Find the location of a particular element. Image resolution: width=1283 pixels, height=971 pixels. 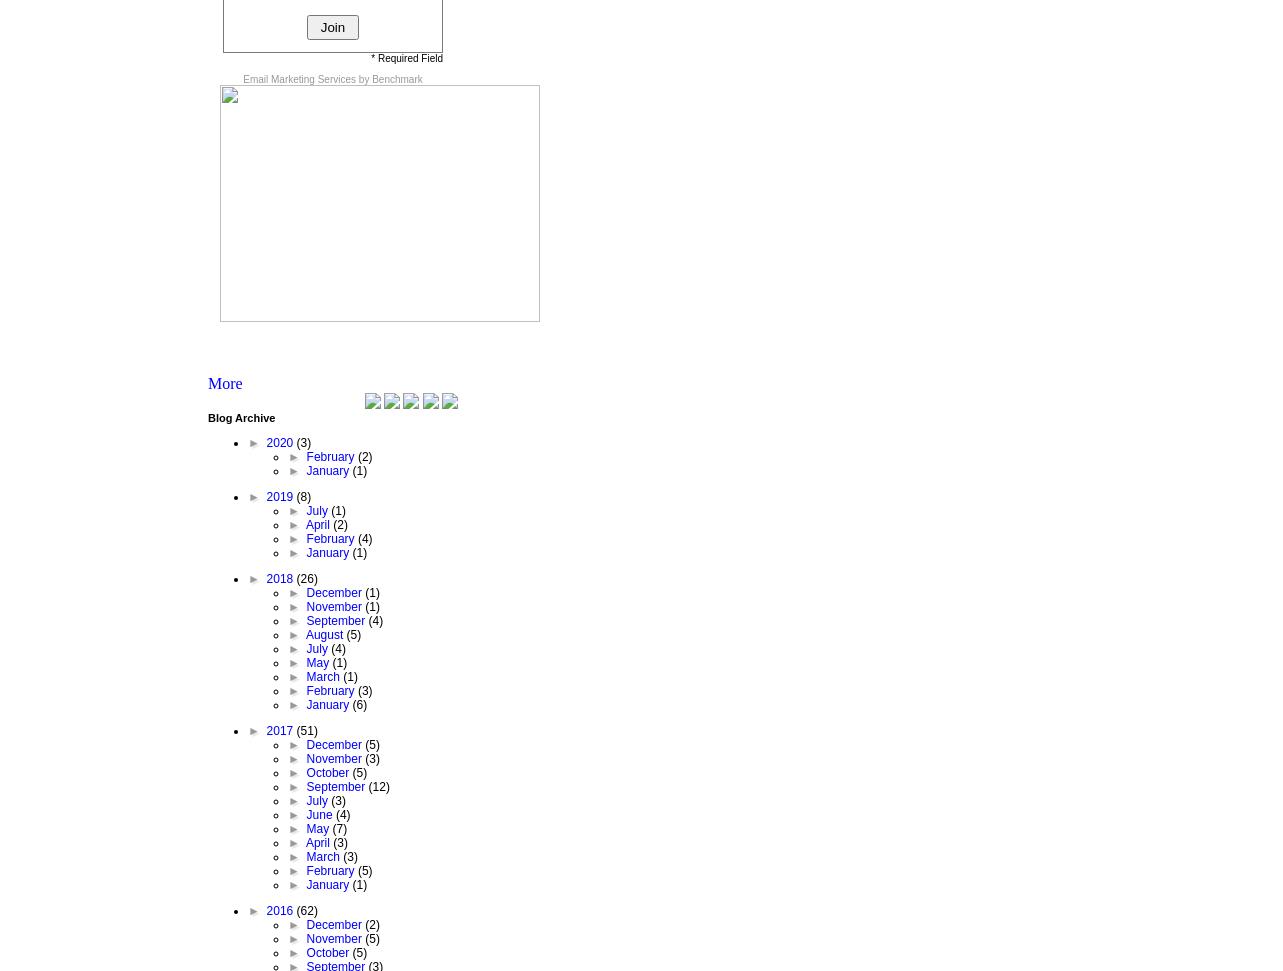

'2016' is located at coordinates (265, 910).